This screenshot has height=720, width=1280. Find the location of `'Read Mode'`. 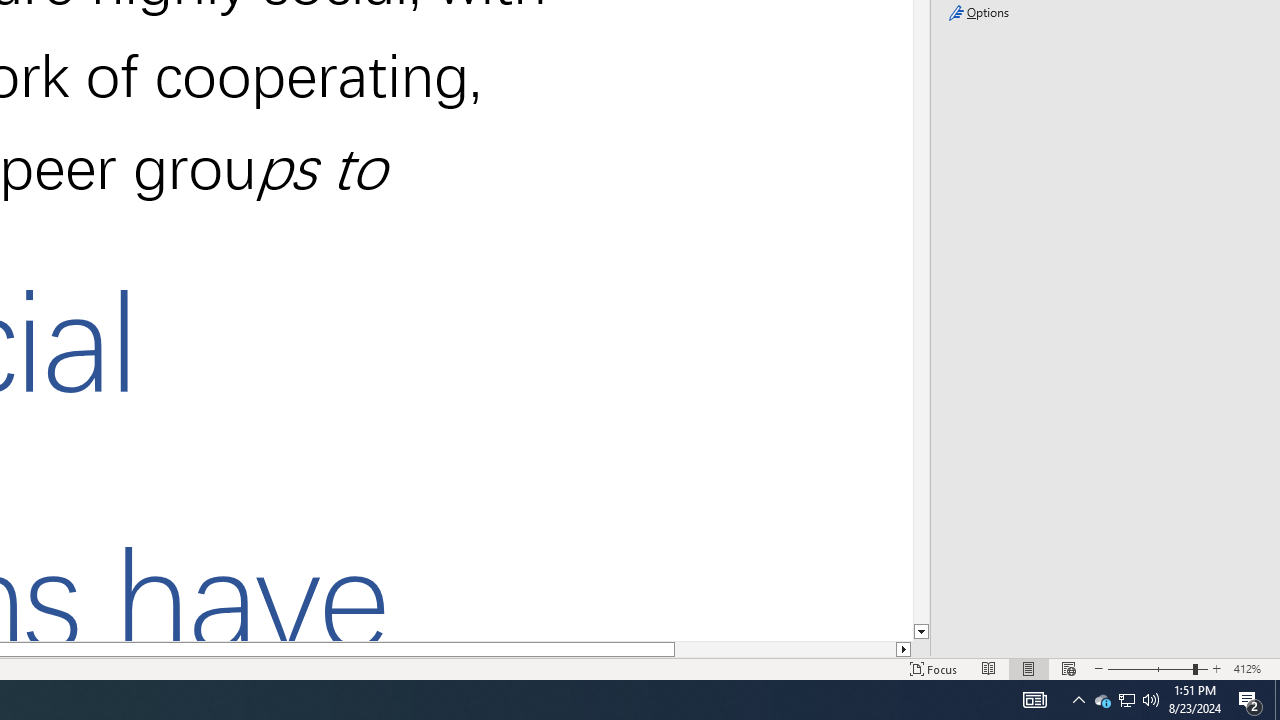

'Read Mode' is located at coordinates (988, 669).